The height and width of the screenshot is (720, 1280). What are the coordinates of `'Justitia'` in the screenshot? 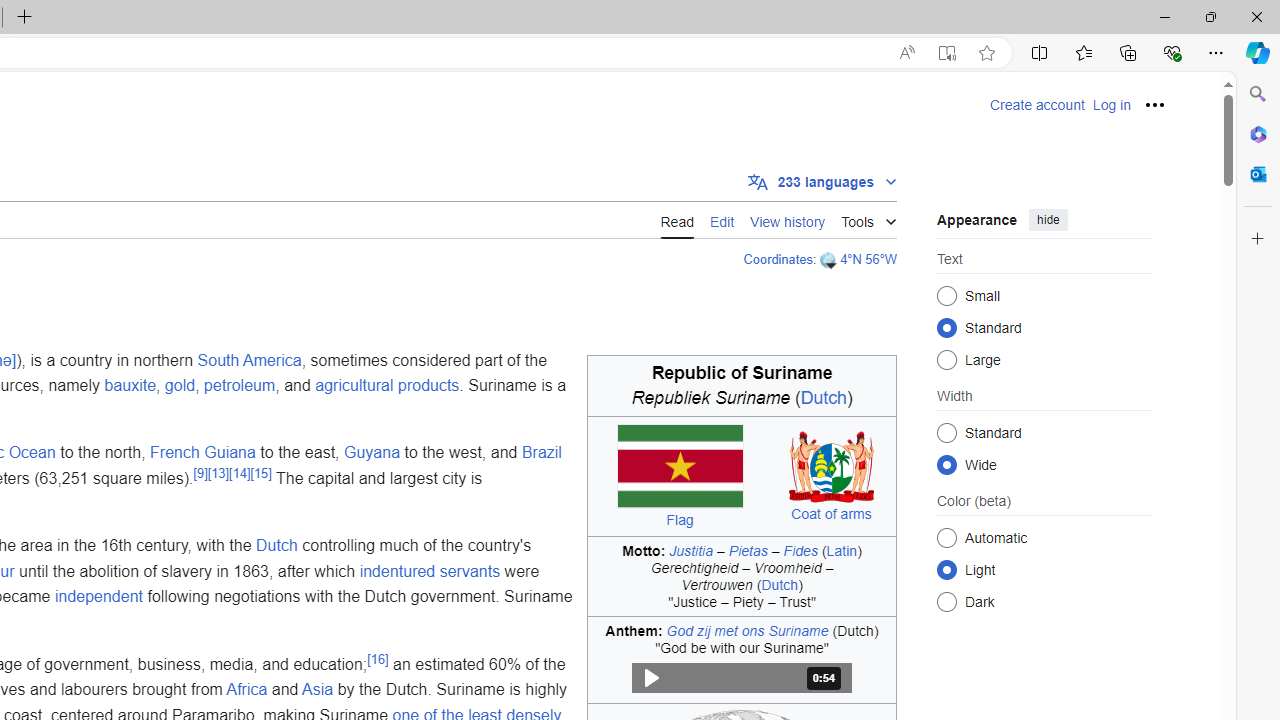 It's located at (691, 550).